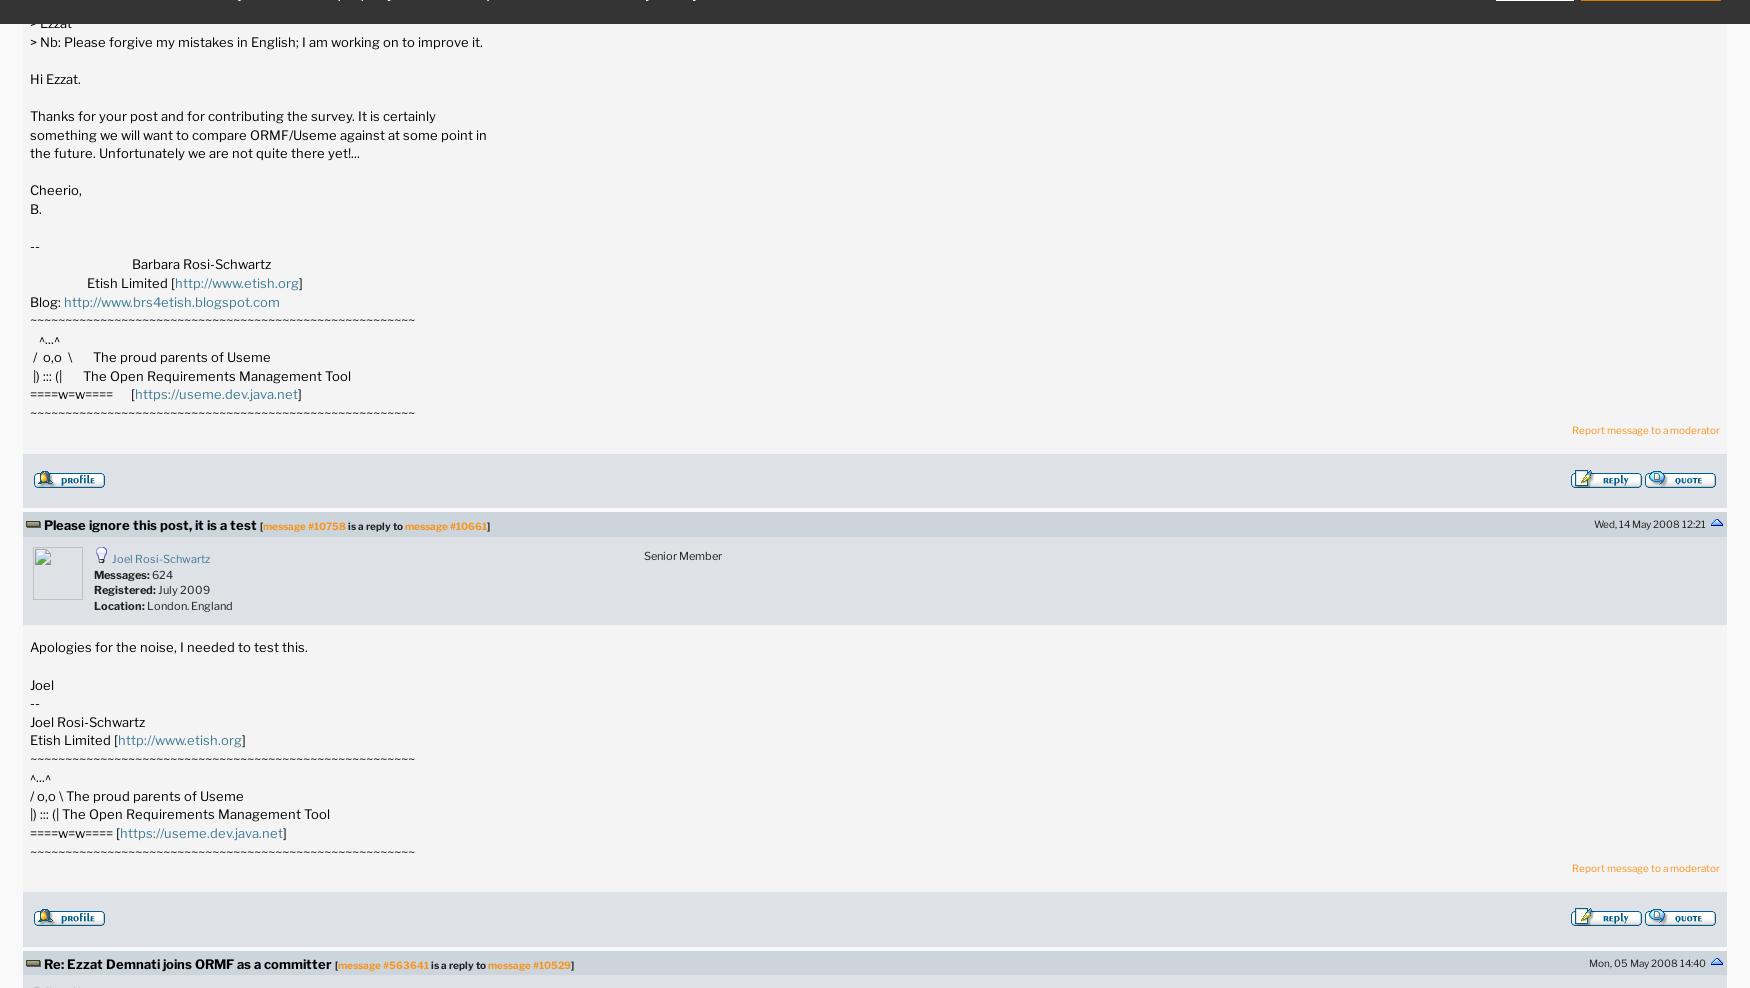 The width and height of the screenshot is (1750, 988). I want to click on '> Ezzat', so click(49, 22).